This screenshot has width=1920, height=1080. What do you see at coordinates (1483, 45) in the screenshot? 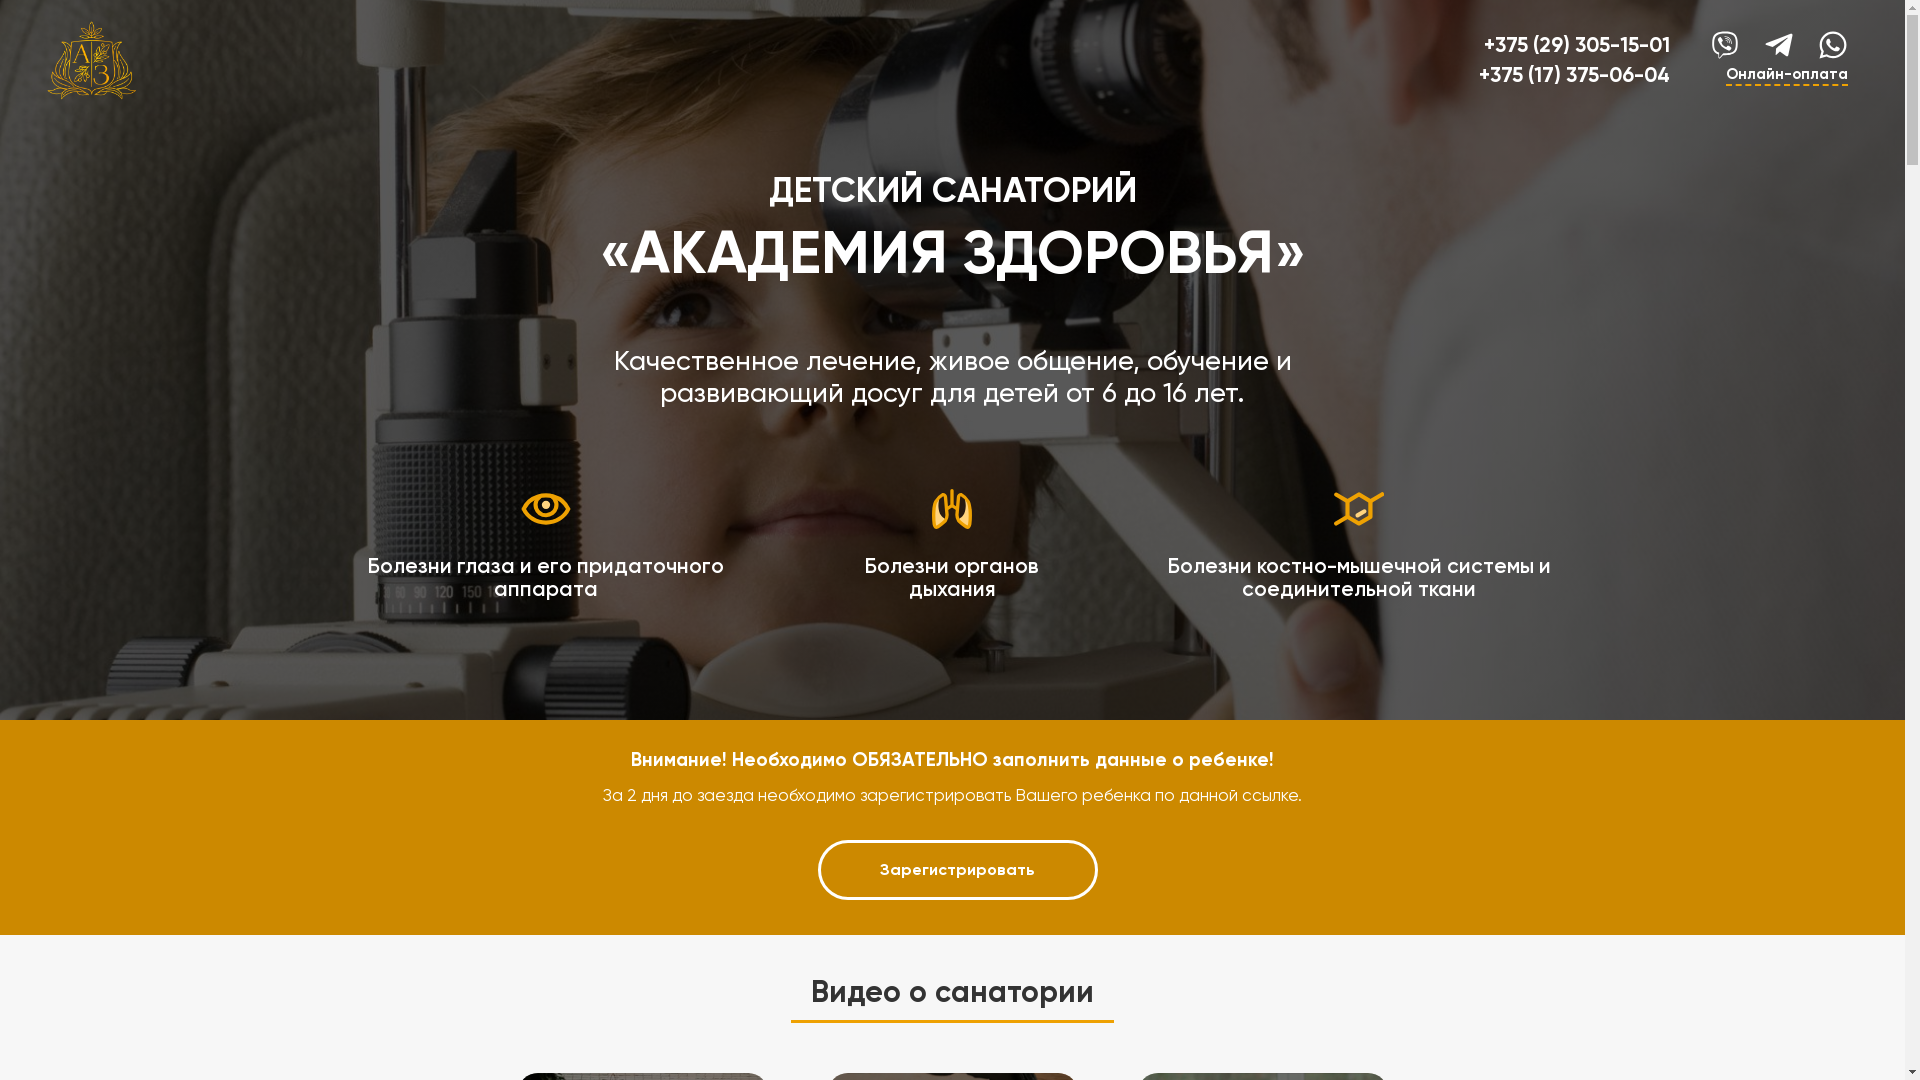
I see `'+375 (29) 305-15-01'` at bounding box center [1483, 45].